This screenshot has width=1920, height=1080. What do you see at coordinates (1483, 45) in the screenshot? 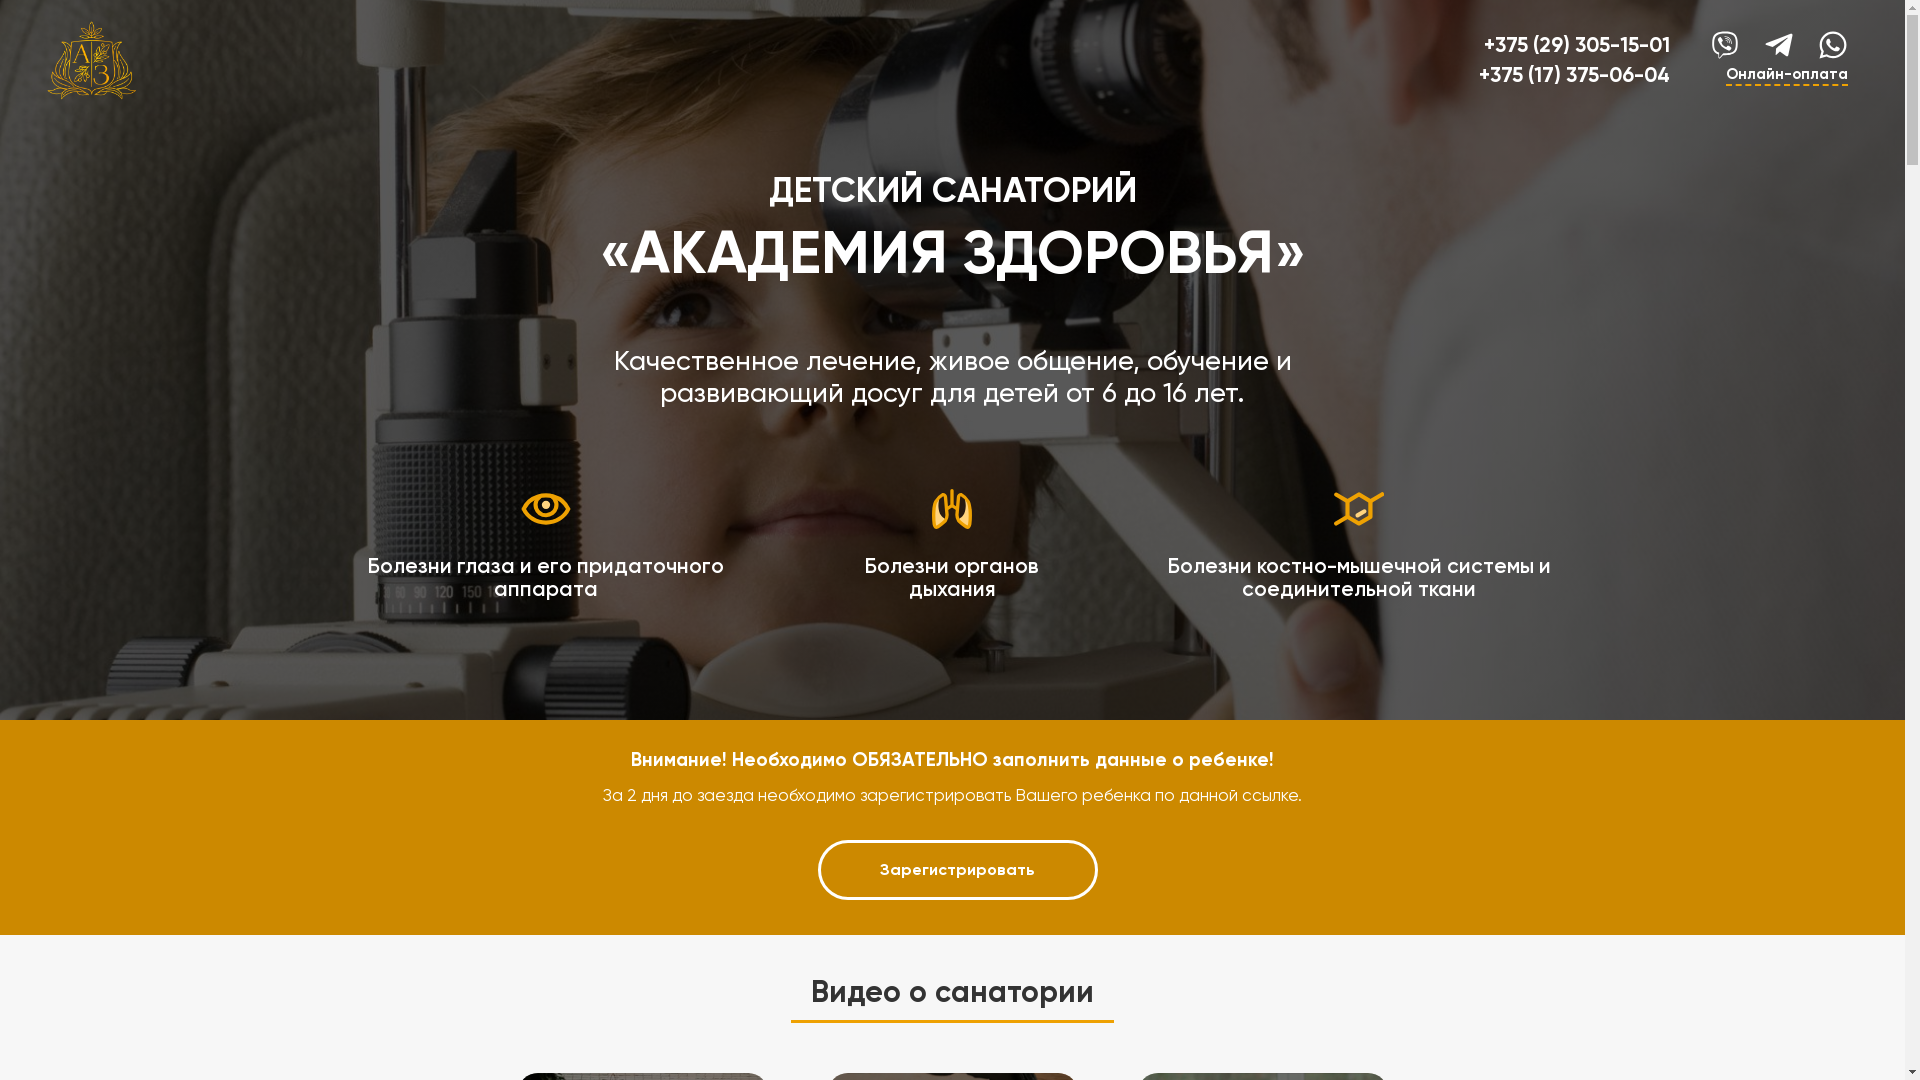
I see `'+375 (29) 305-15-01'` at bounding box center [1483, 45].